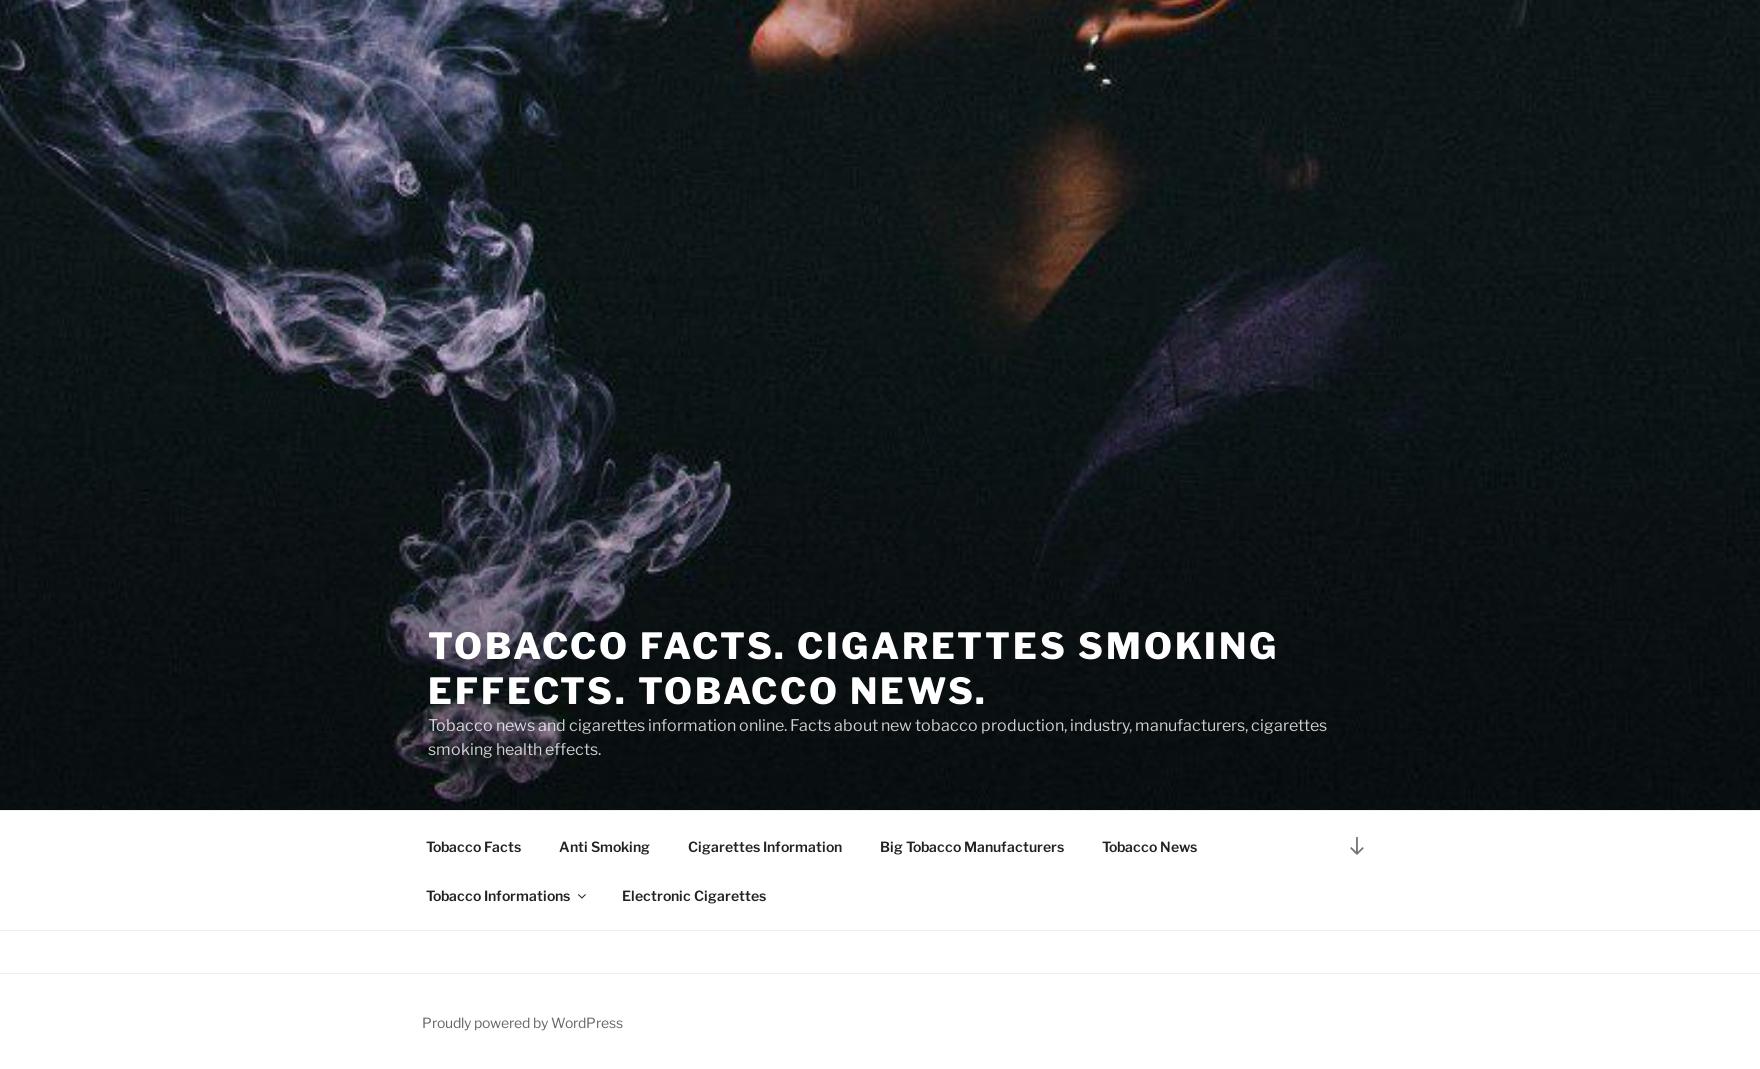 The height and width of the screenshot is (1069, 1760). What do you see at coordinates (603, 845) in the screenshot?
I see `'Anti Smoking'` at bounding box center [603, 845].